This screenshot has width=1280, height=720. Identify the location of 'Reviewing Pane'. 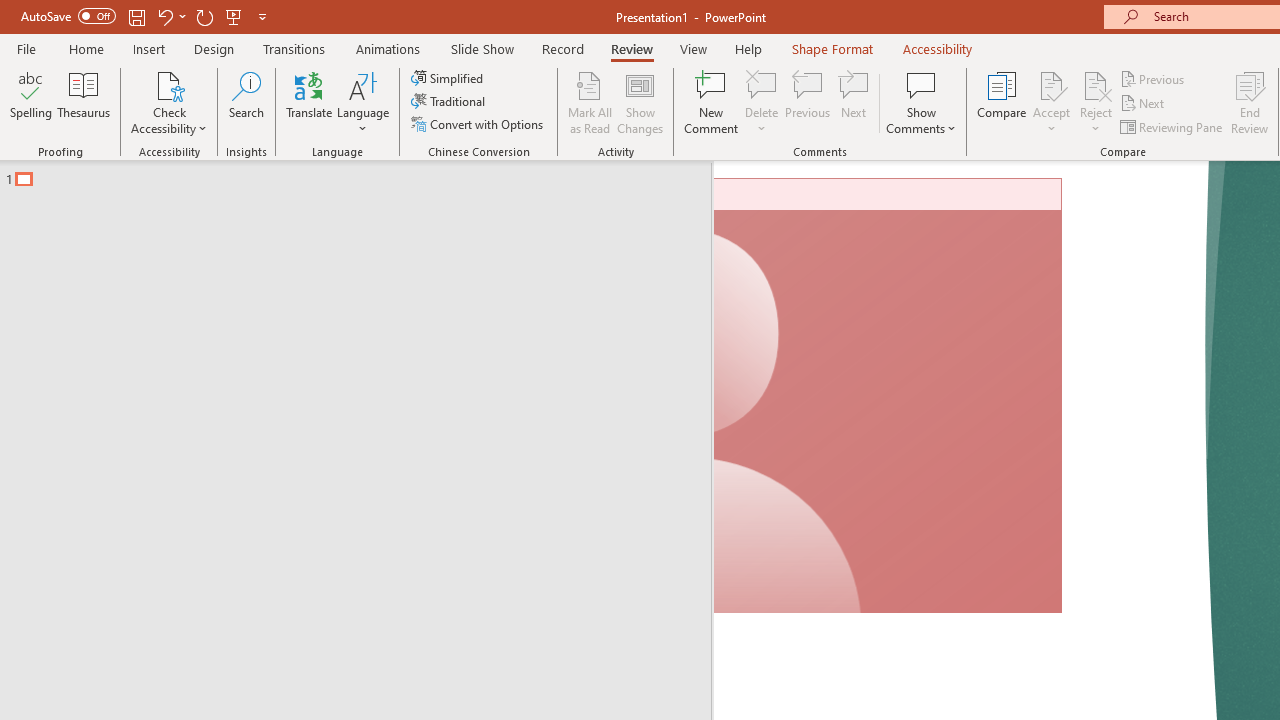
(1173, 127).